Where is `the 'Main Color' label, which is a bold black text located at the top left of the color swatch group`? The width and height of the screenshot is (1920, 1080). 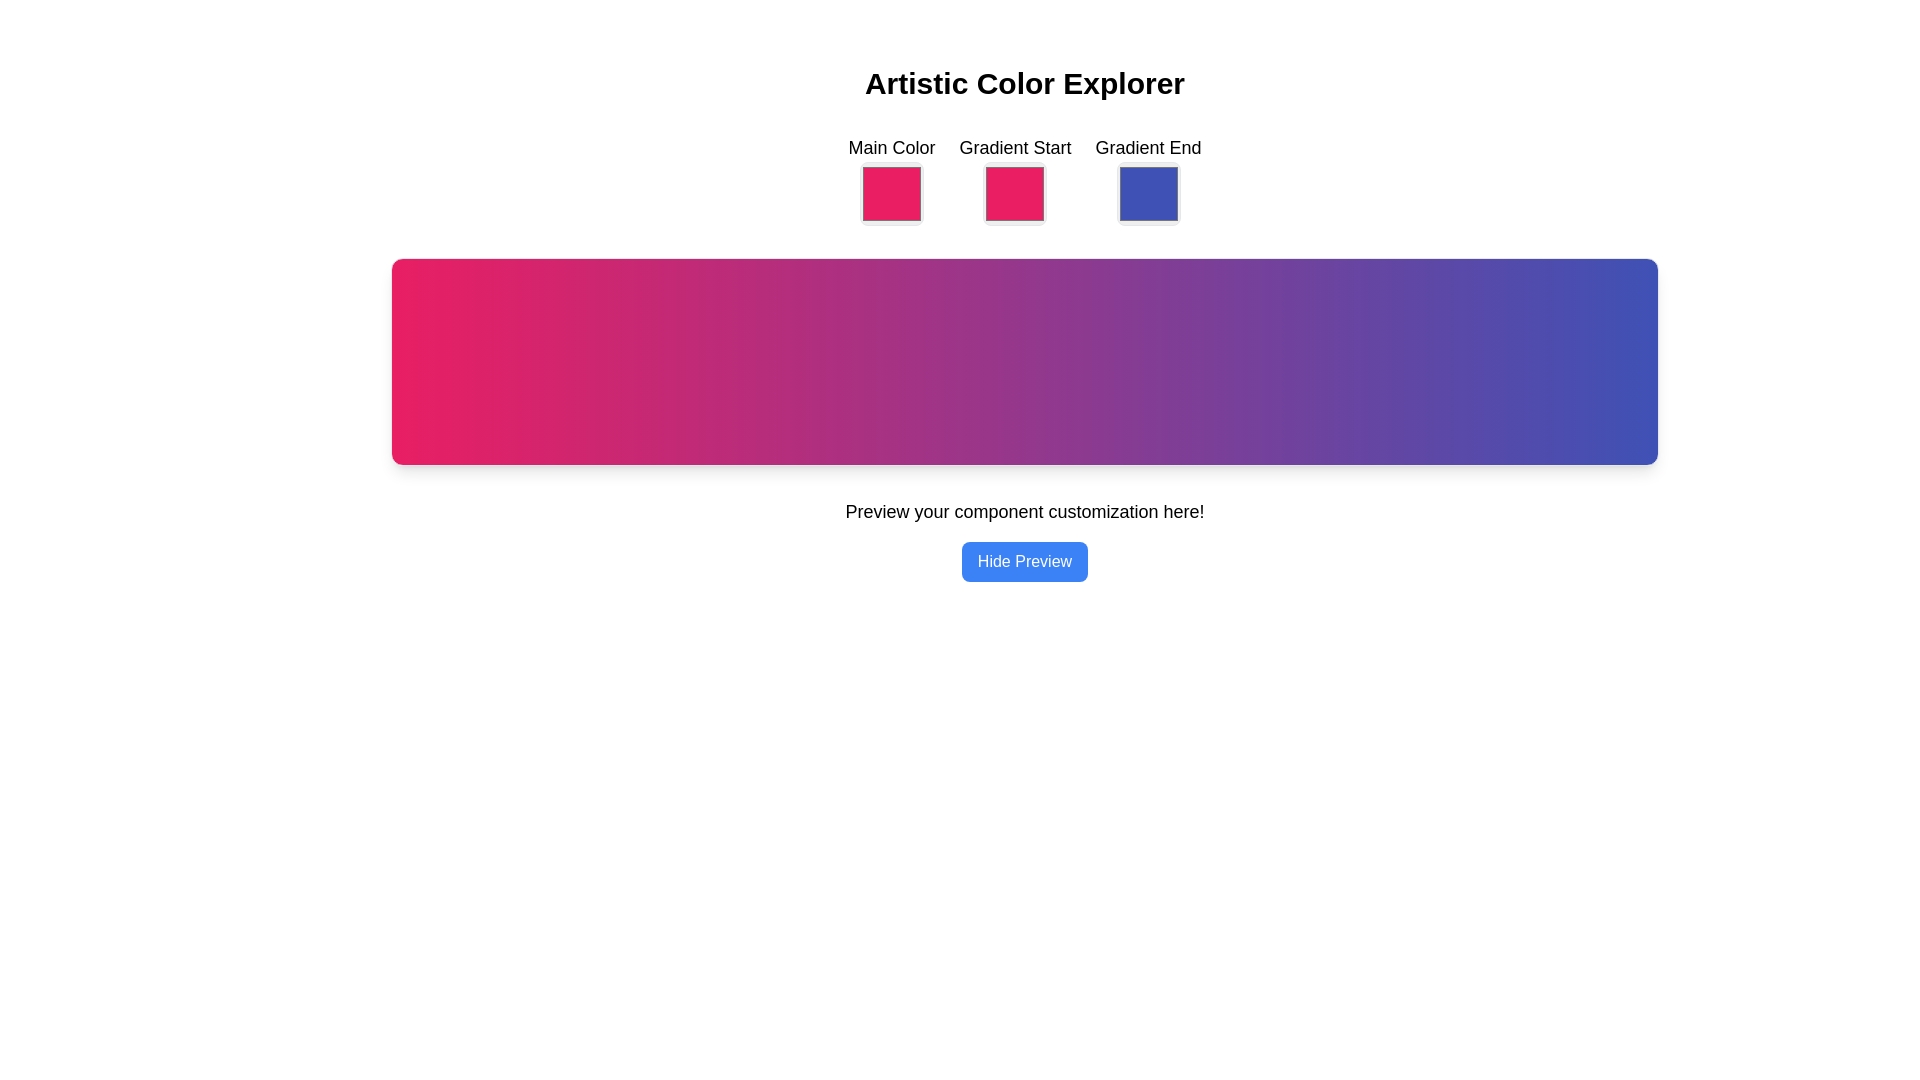
the 'Main Color' label, which is a bold black text located at the top left of the color swatch group is located at coordinates (890, 146).